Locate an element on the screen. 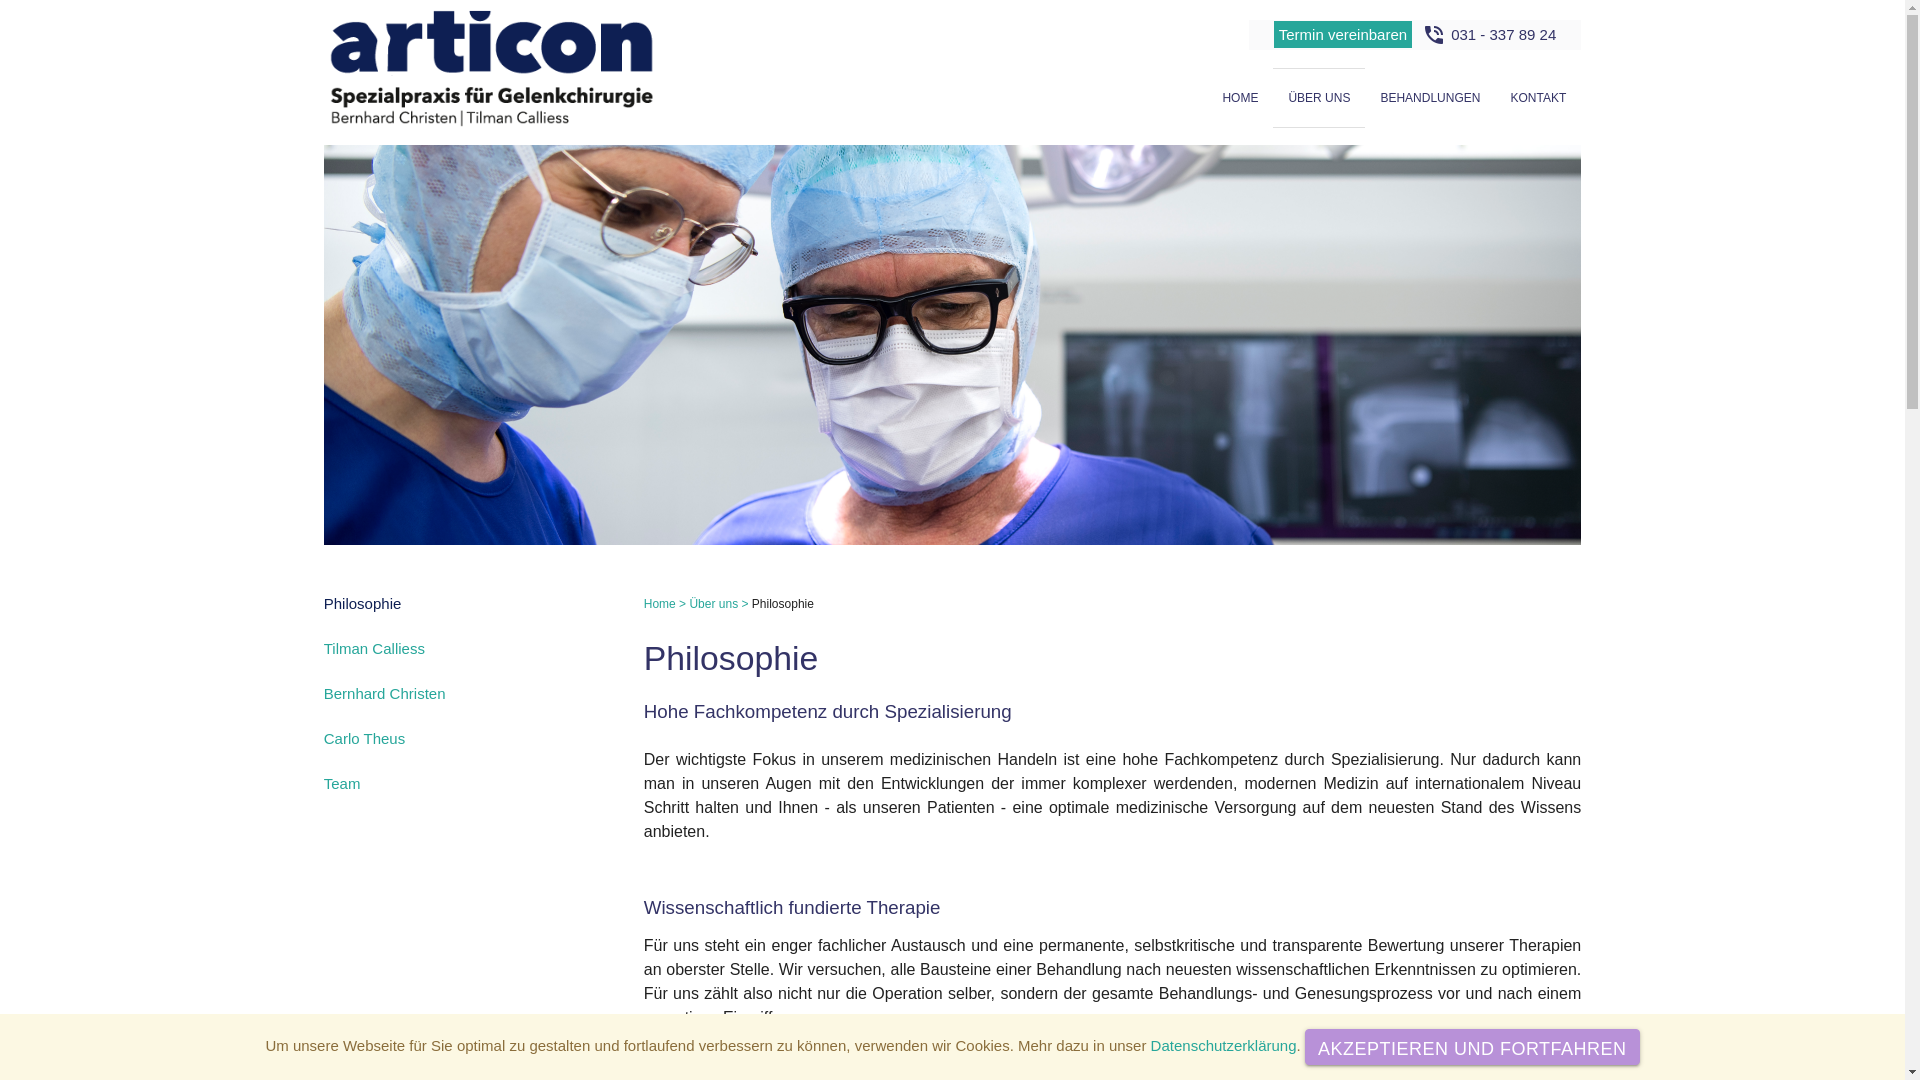  'AKZEPTIEREN UND FORTFAHREN' is located at coordinates (1472, 1045).